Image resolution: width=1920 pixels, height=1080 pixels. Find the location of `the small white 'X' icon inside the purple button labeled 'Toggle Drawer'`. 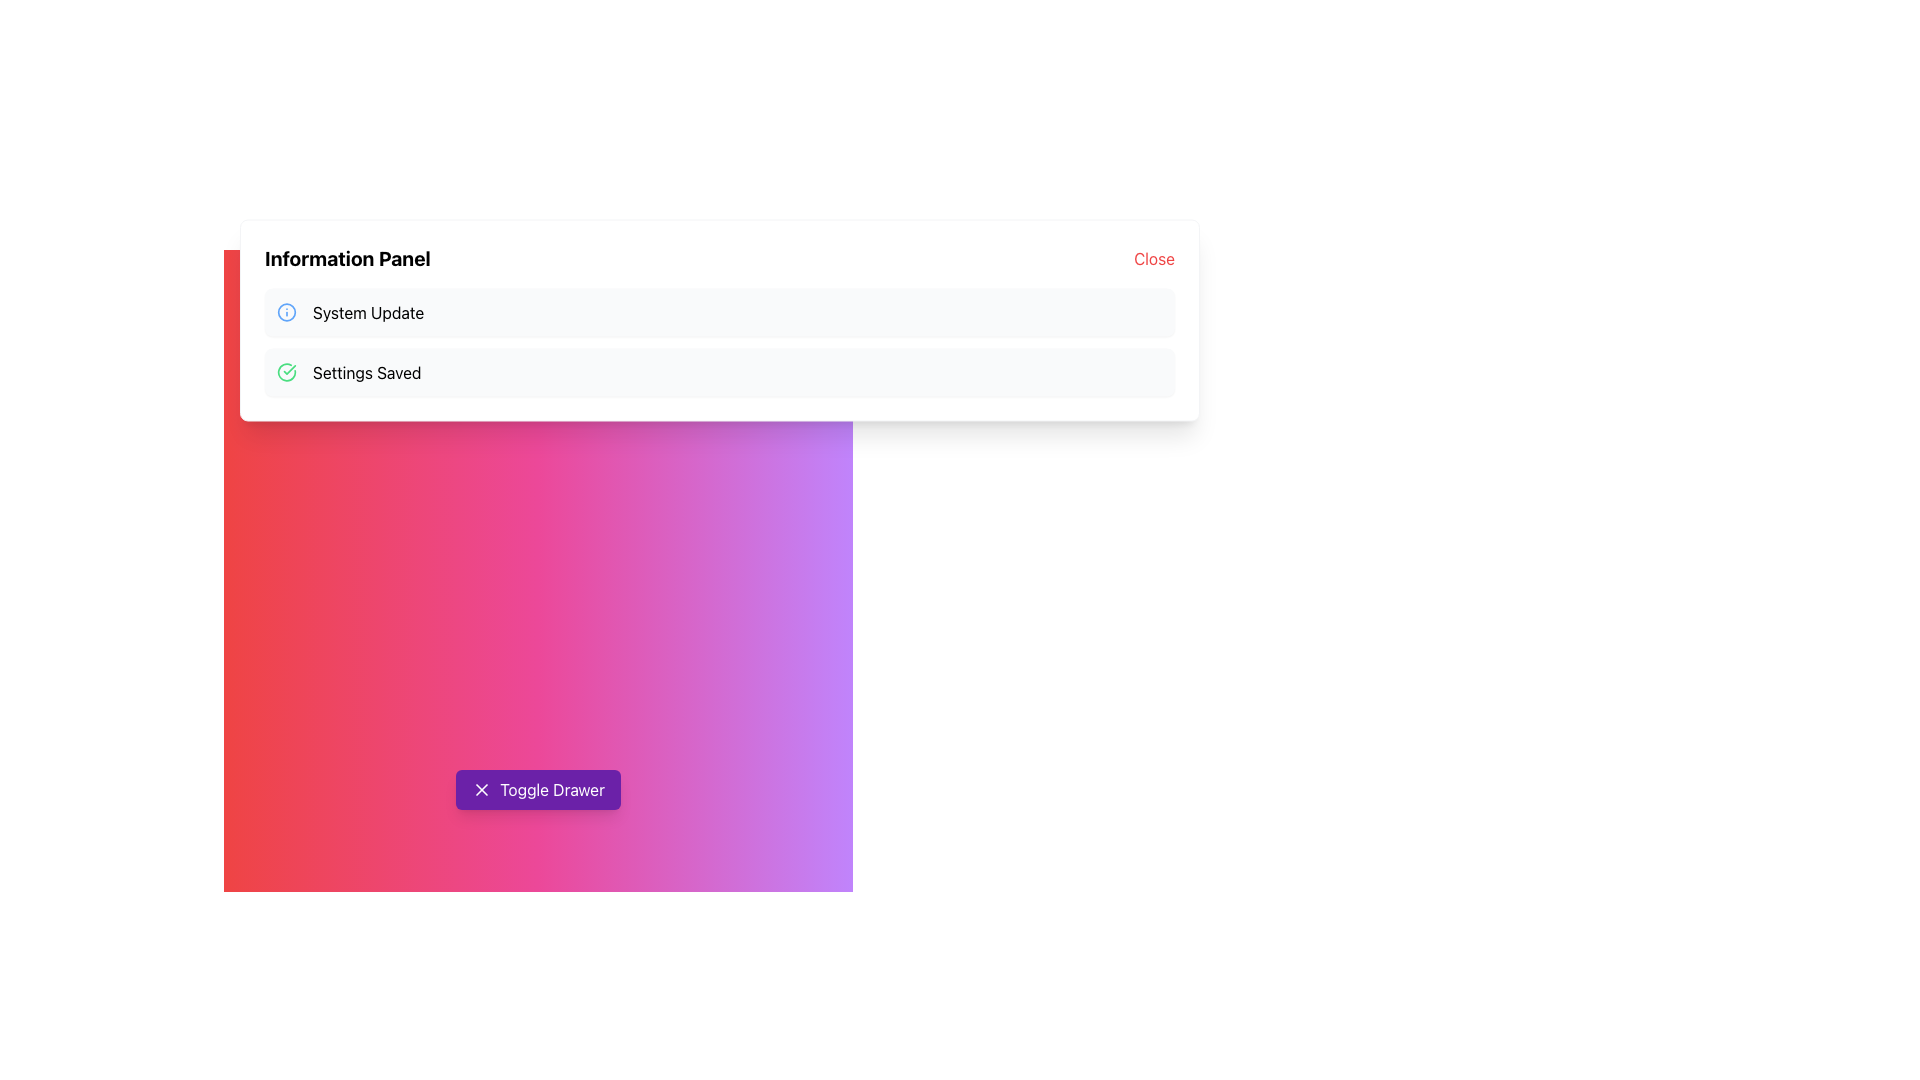

the small white 'X' icon inside the purple button labeled 'Toggle Drawer' is located at coordinates (482, 789).